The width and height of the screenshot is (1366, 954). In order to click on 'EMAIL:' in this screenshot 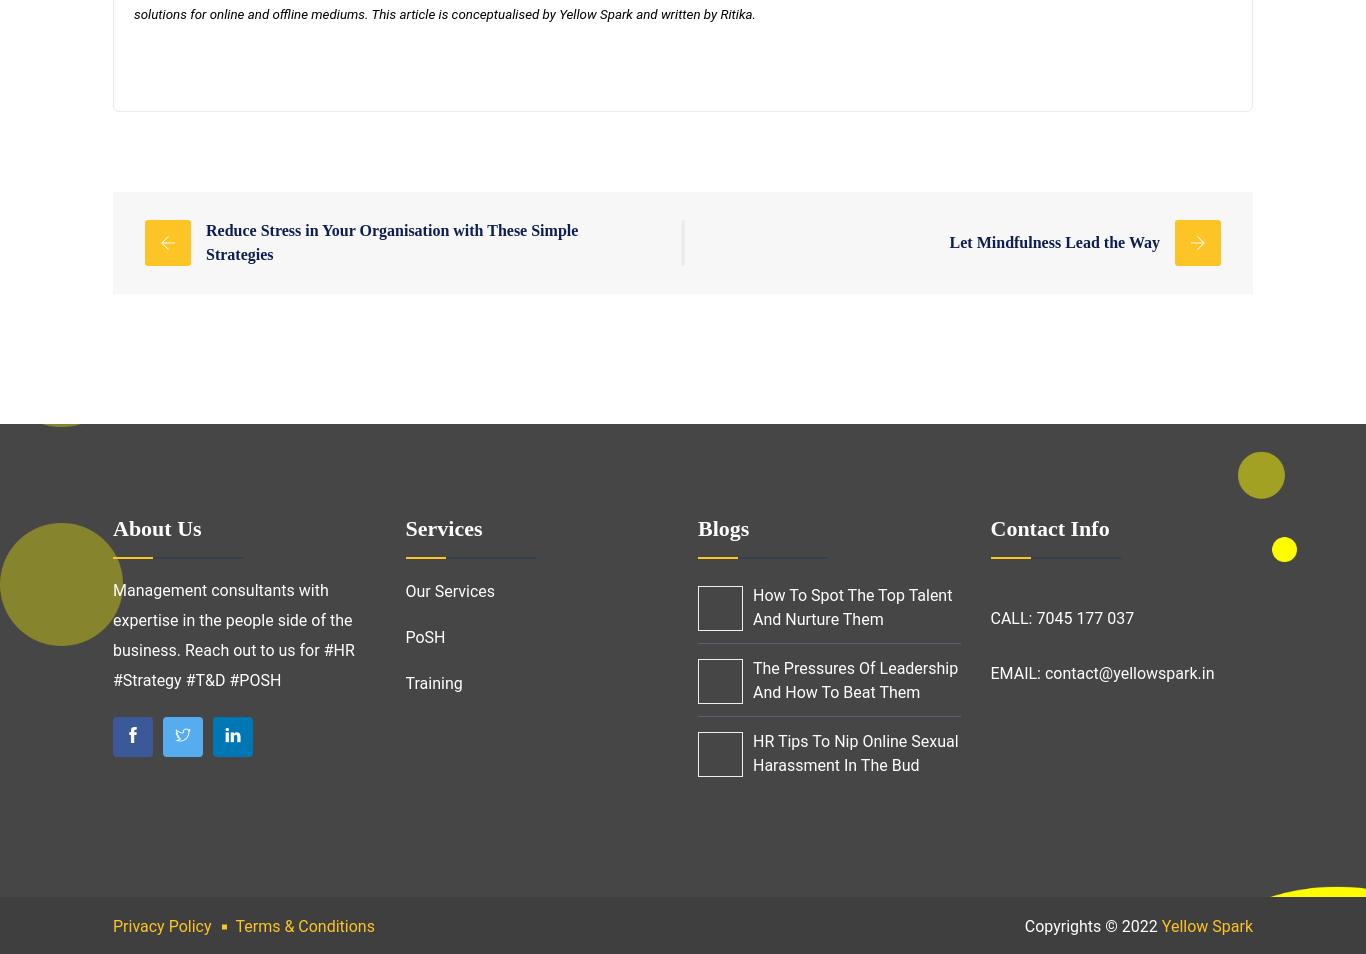, I will do `click(1016, 672)`.